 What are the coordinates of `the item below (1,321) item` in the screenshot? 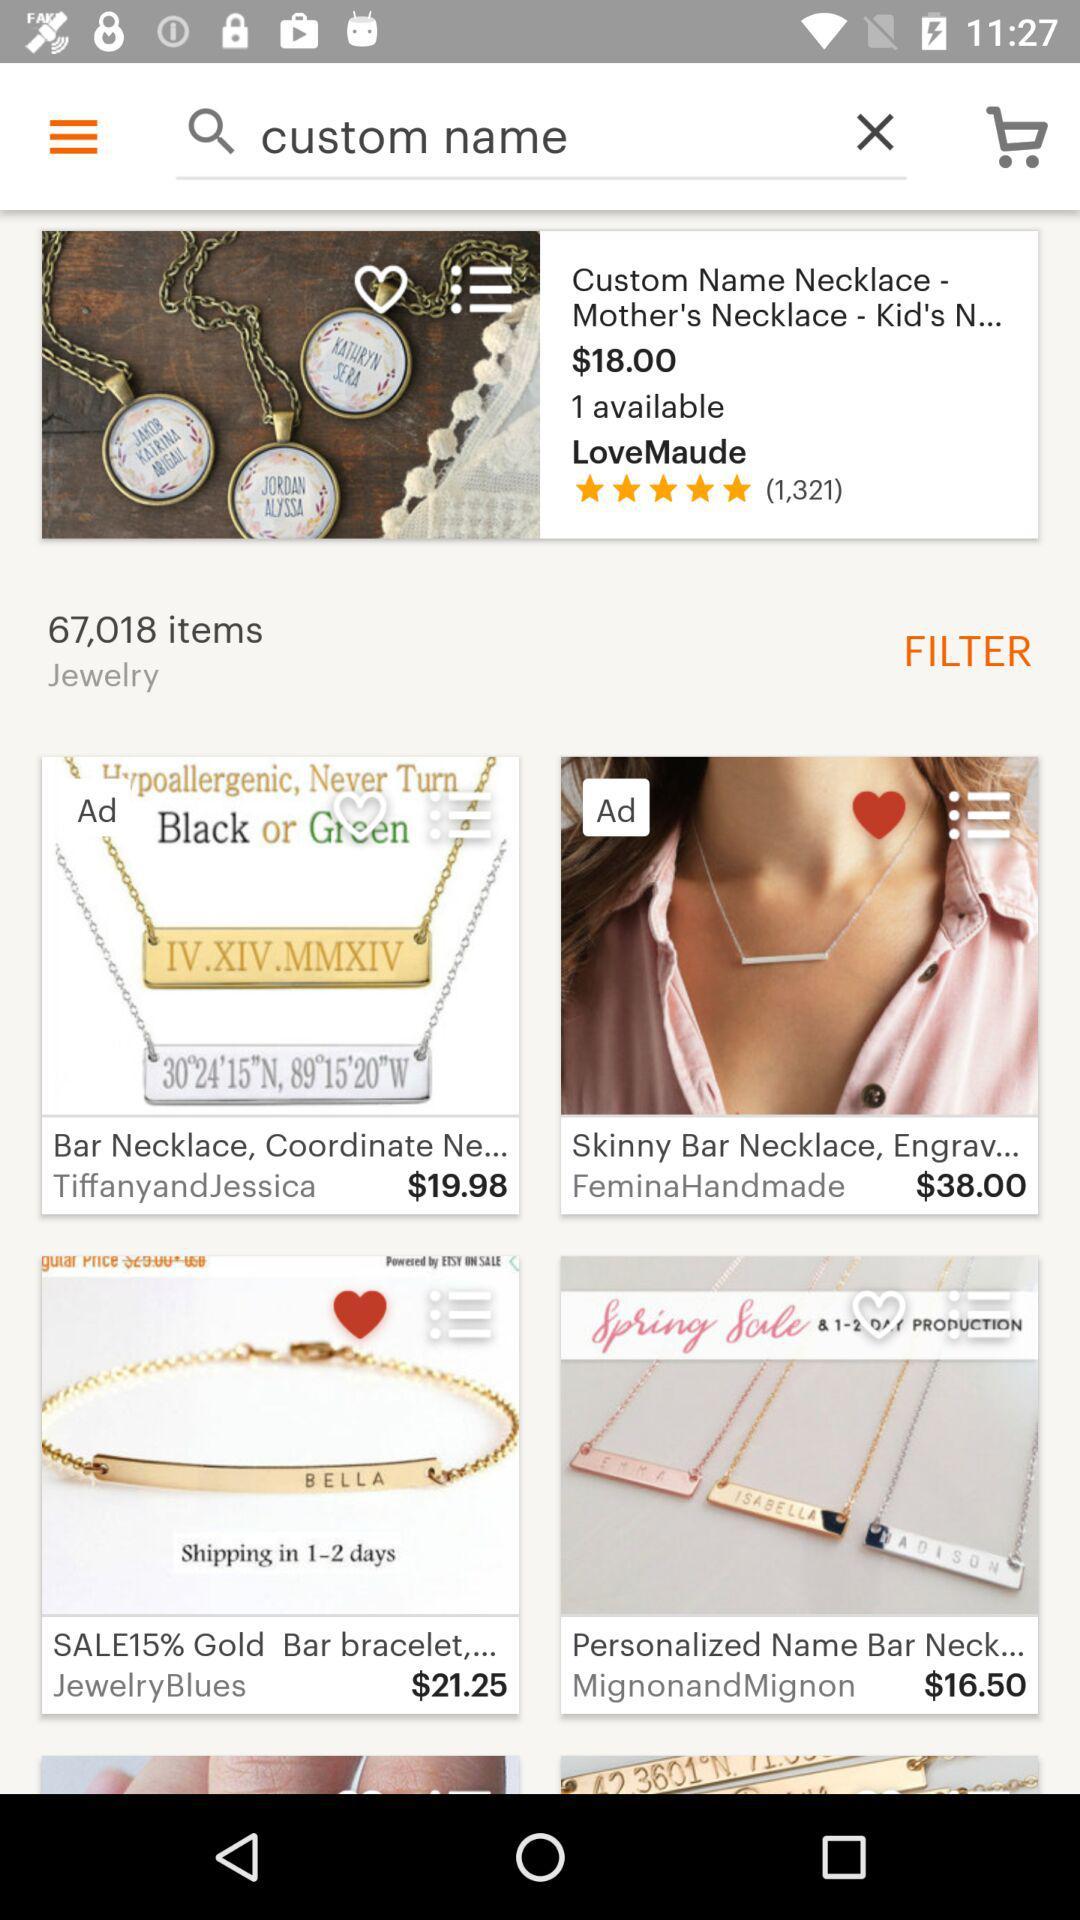 It's located at (959, 647).